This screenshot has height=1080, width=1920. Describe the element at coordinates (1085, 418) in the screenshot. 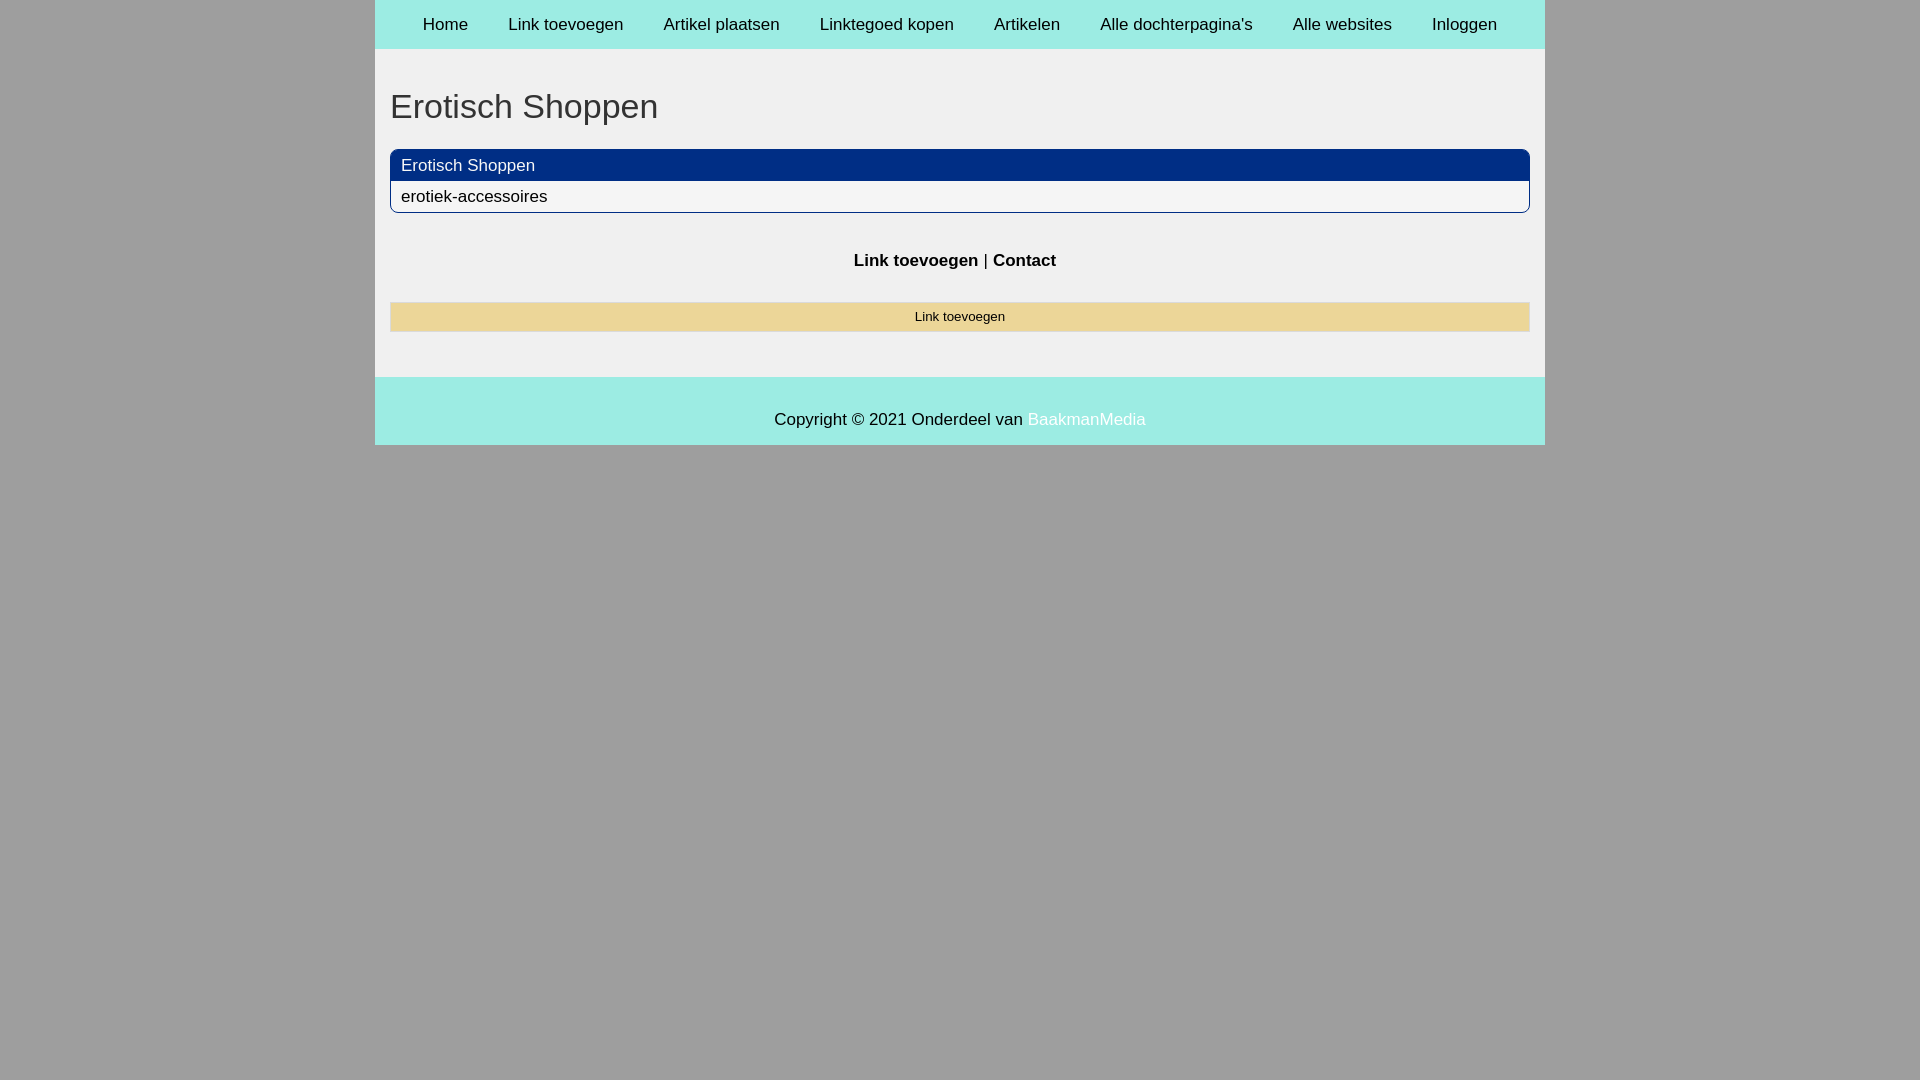

I see `'BaakmanMedia'` at that location.